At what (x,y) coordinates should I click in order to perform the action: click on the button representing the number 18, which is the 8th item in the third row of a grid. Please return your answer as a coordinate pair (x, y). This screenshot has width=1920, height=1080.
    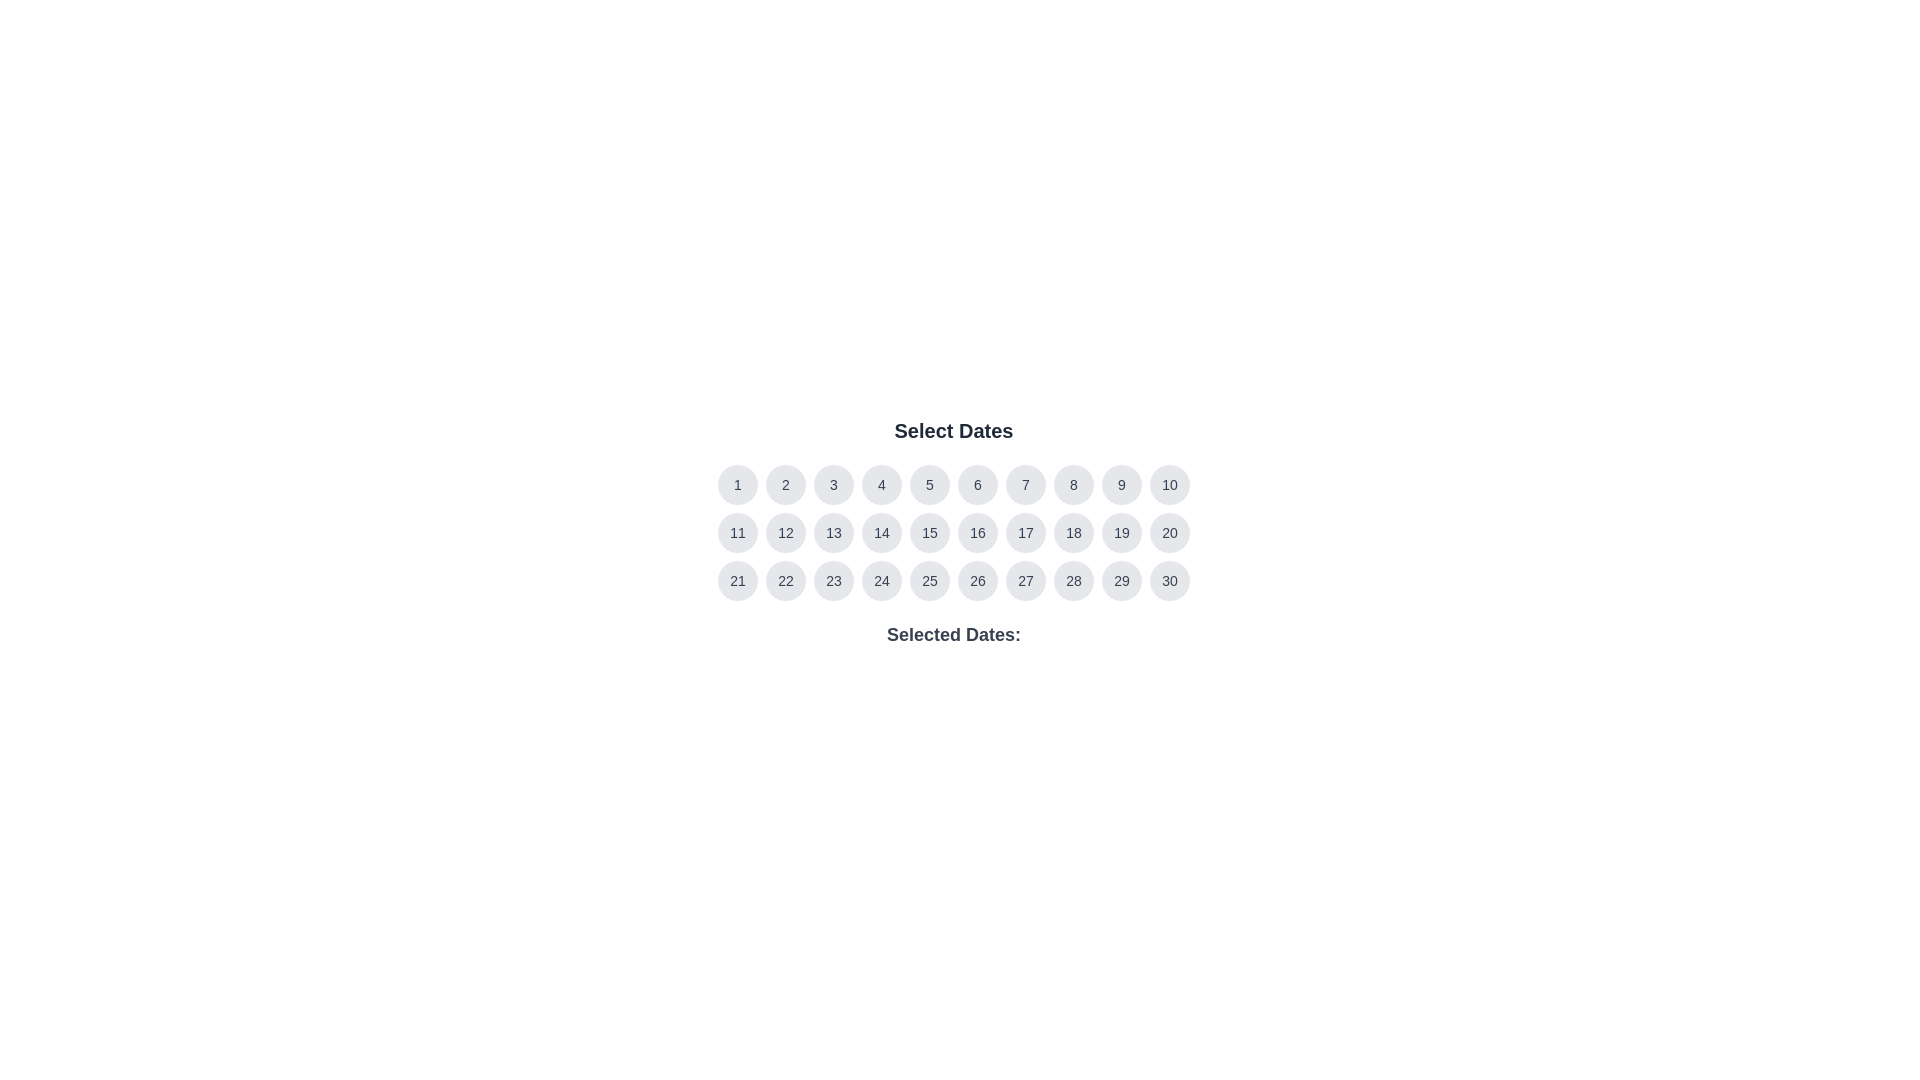
    Looking at the image, I should click on (1073, 531).